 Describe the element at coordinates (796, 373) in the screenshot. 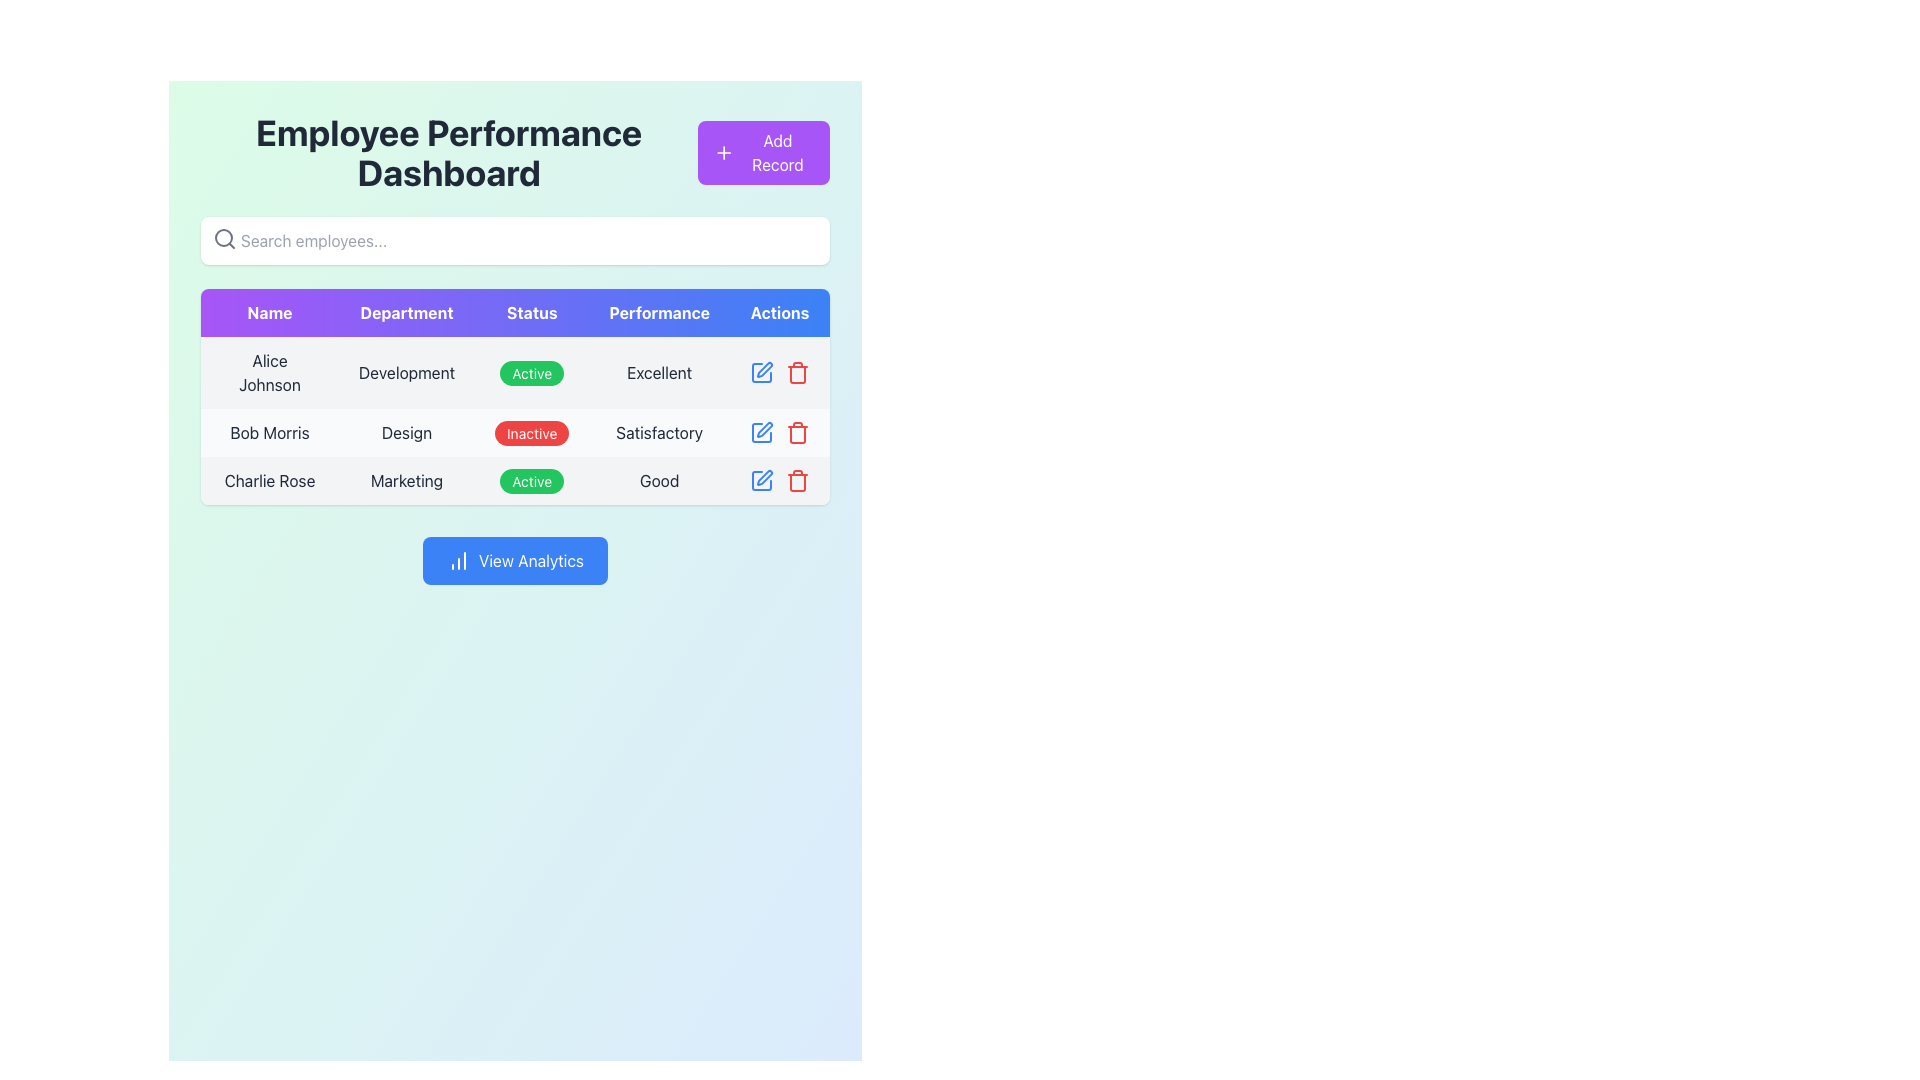

I see `the red trash icon button located in the 'Actions' column of the middle row` at that location.